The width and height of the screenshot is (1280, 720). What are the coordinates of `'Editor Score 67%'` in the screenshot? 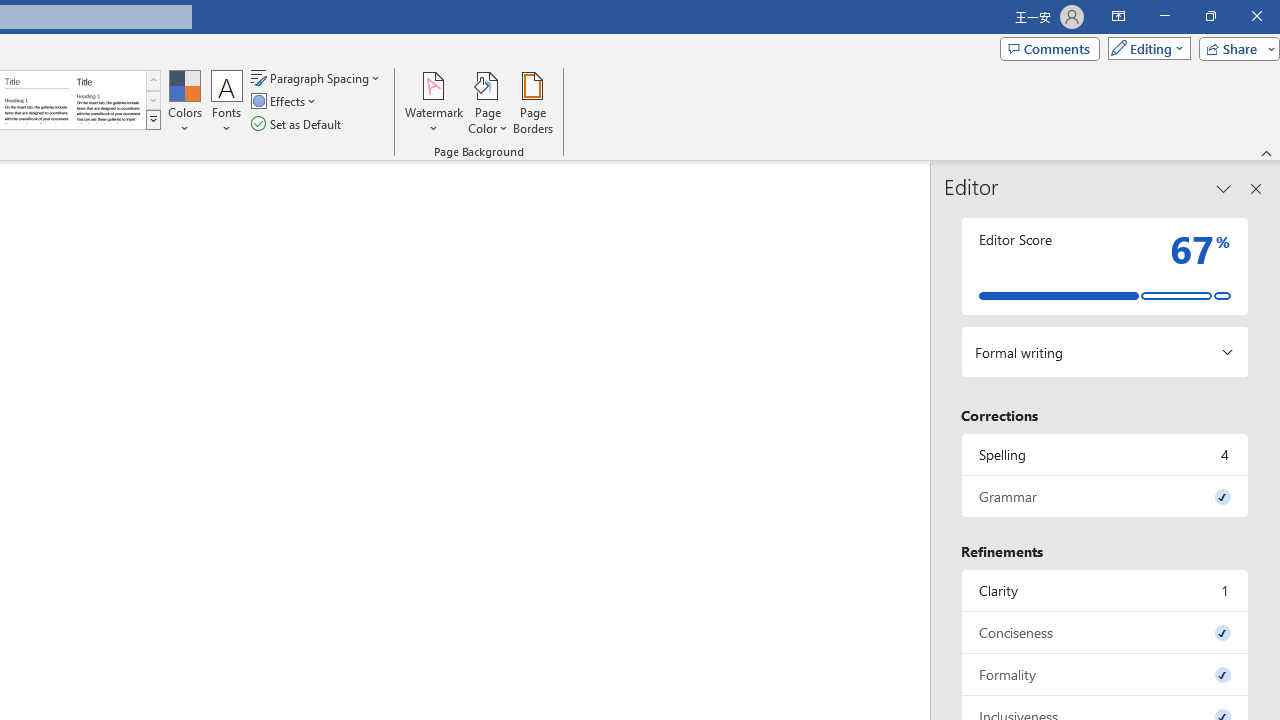 It's located at (1104, 265).